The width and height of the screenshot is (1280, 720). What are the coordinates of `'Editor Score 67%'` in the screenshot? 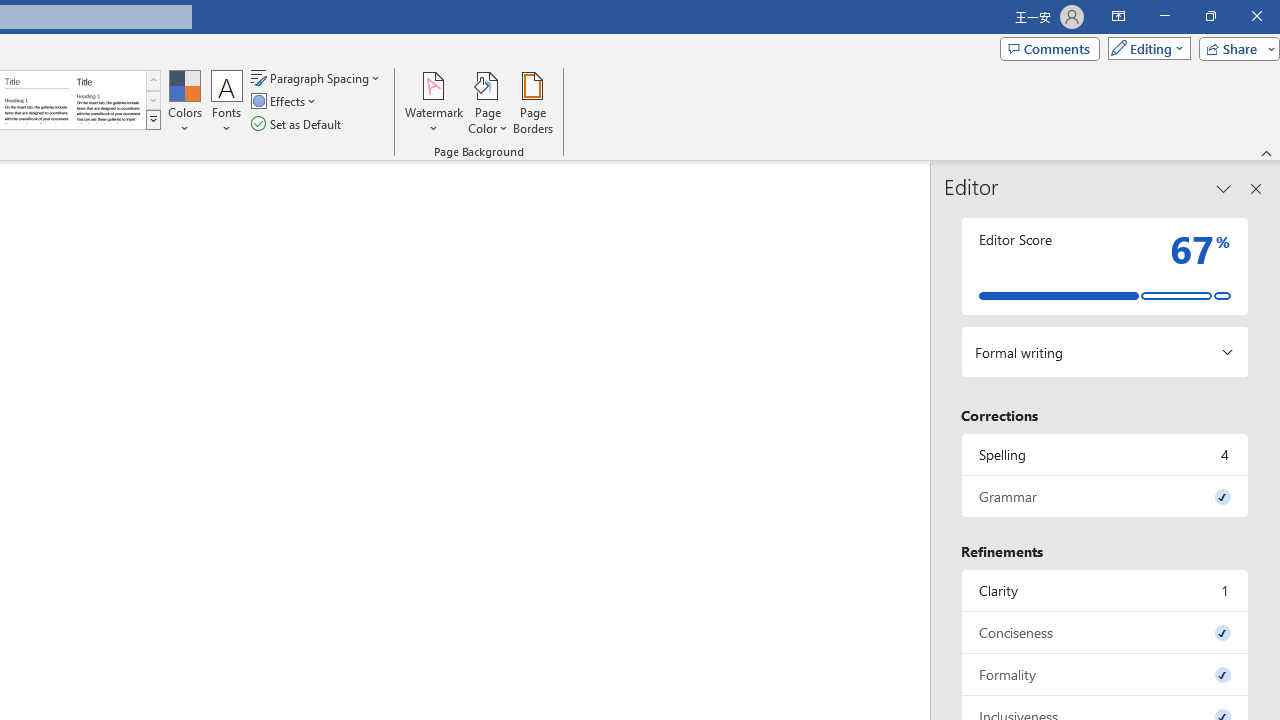 It's located at (1104, 265).